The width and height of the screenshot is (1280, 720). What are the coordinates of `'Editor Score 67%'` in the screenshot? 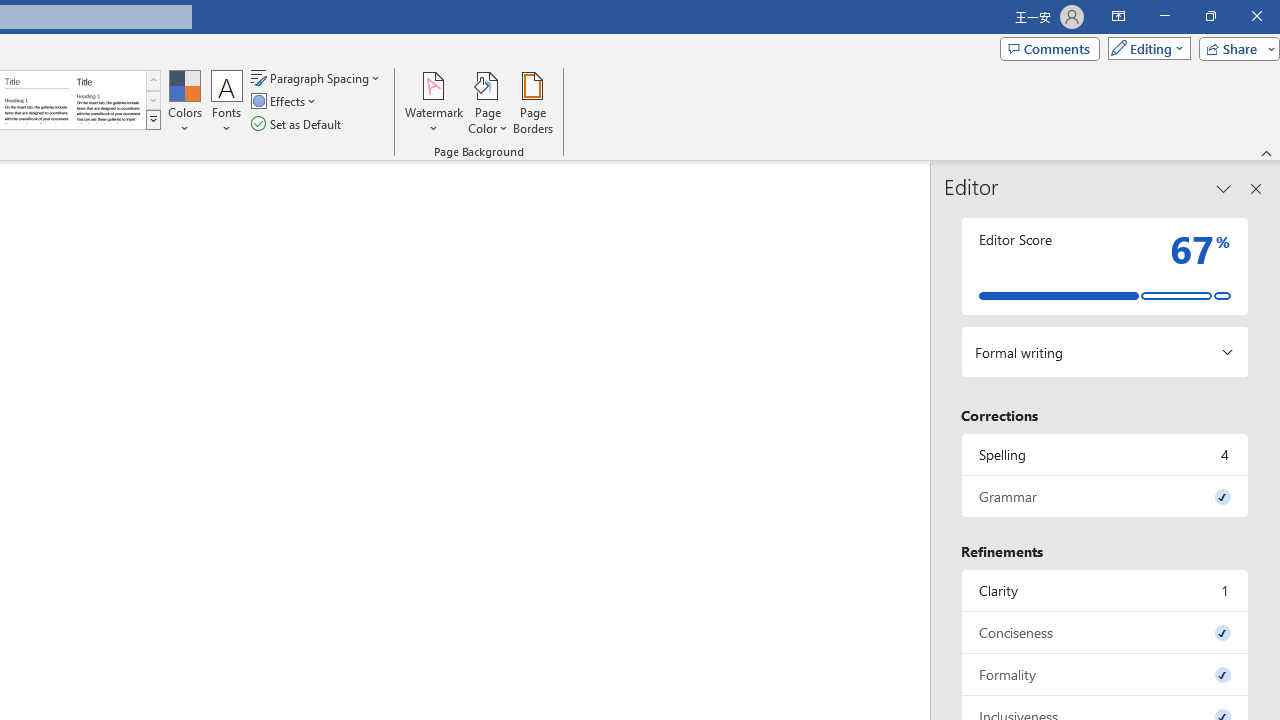 It's located at (1104, 265).